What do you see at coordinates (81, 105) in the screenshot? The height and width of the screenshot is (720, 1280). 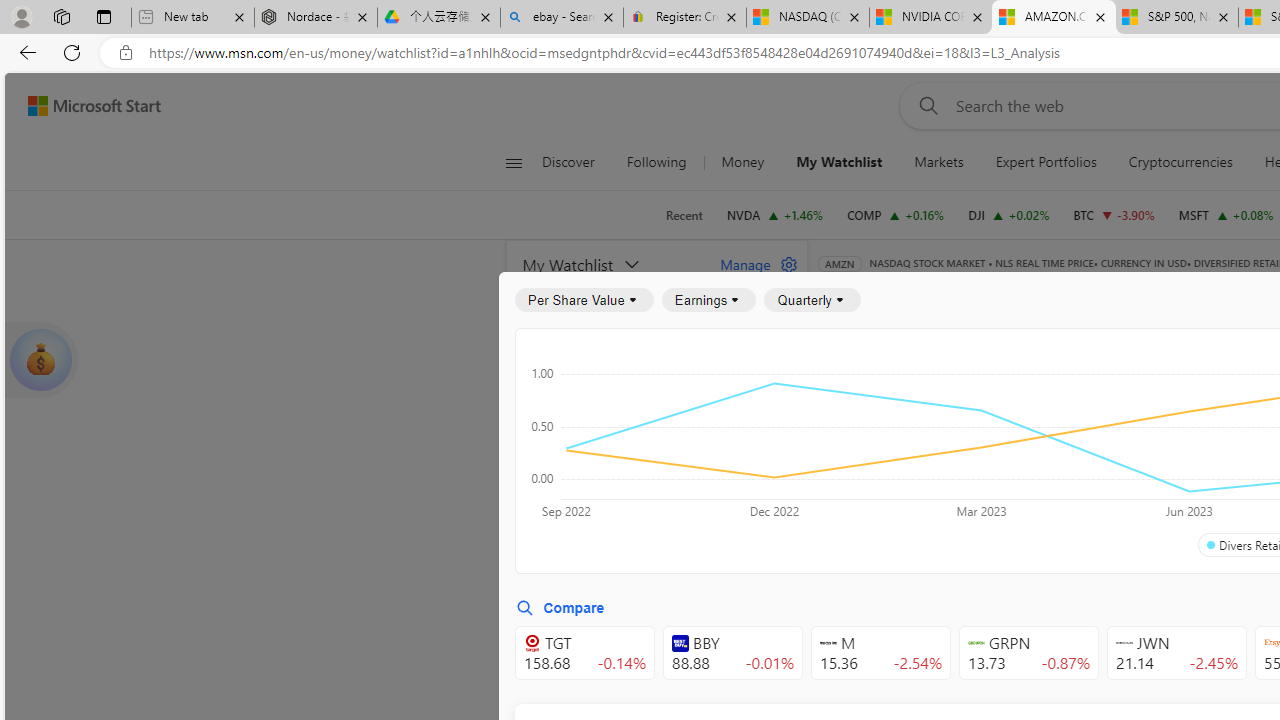 I see `'Skip to footer'` at bounding box center [81, 105].